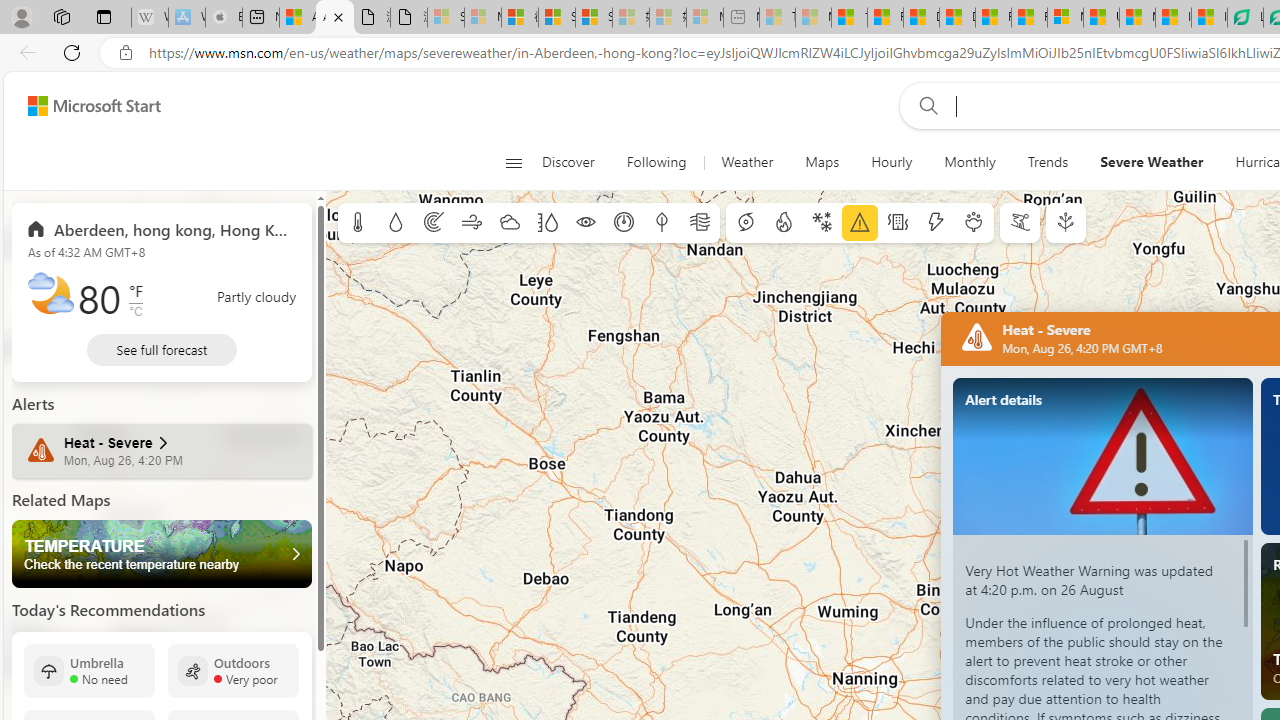 The height and width of the screenshot is (720, 1280). I want to click on 'See full forecast', so click(161, 348).